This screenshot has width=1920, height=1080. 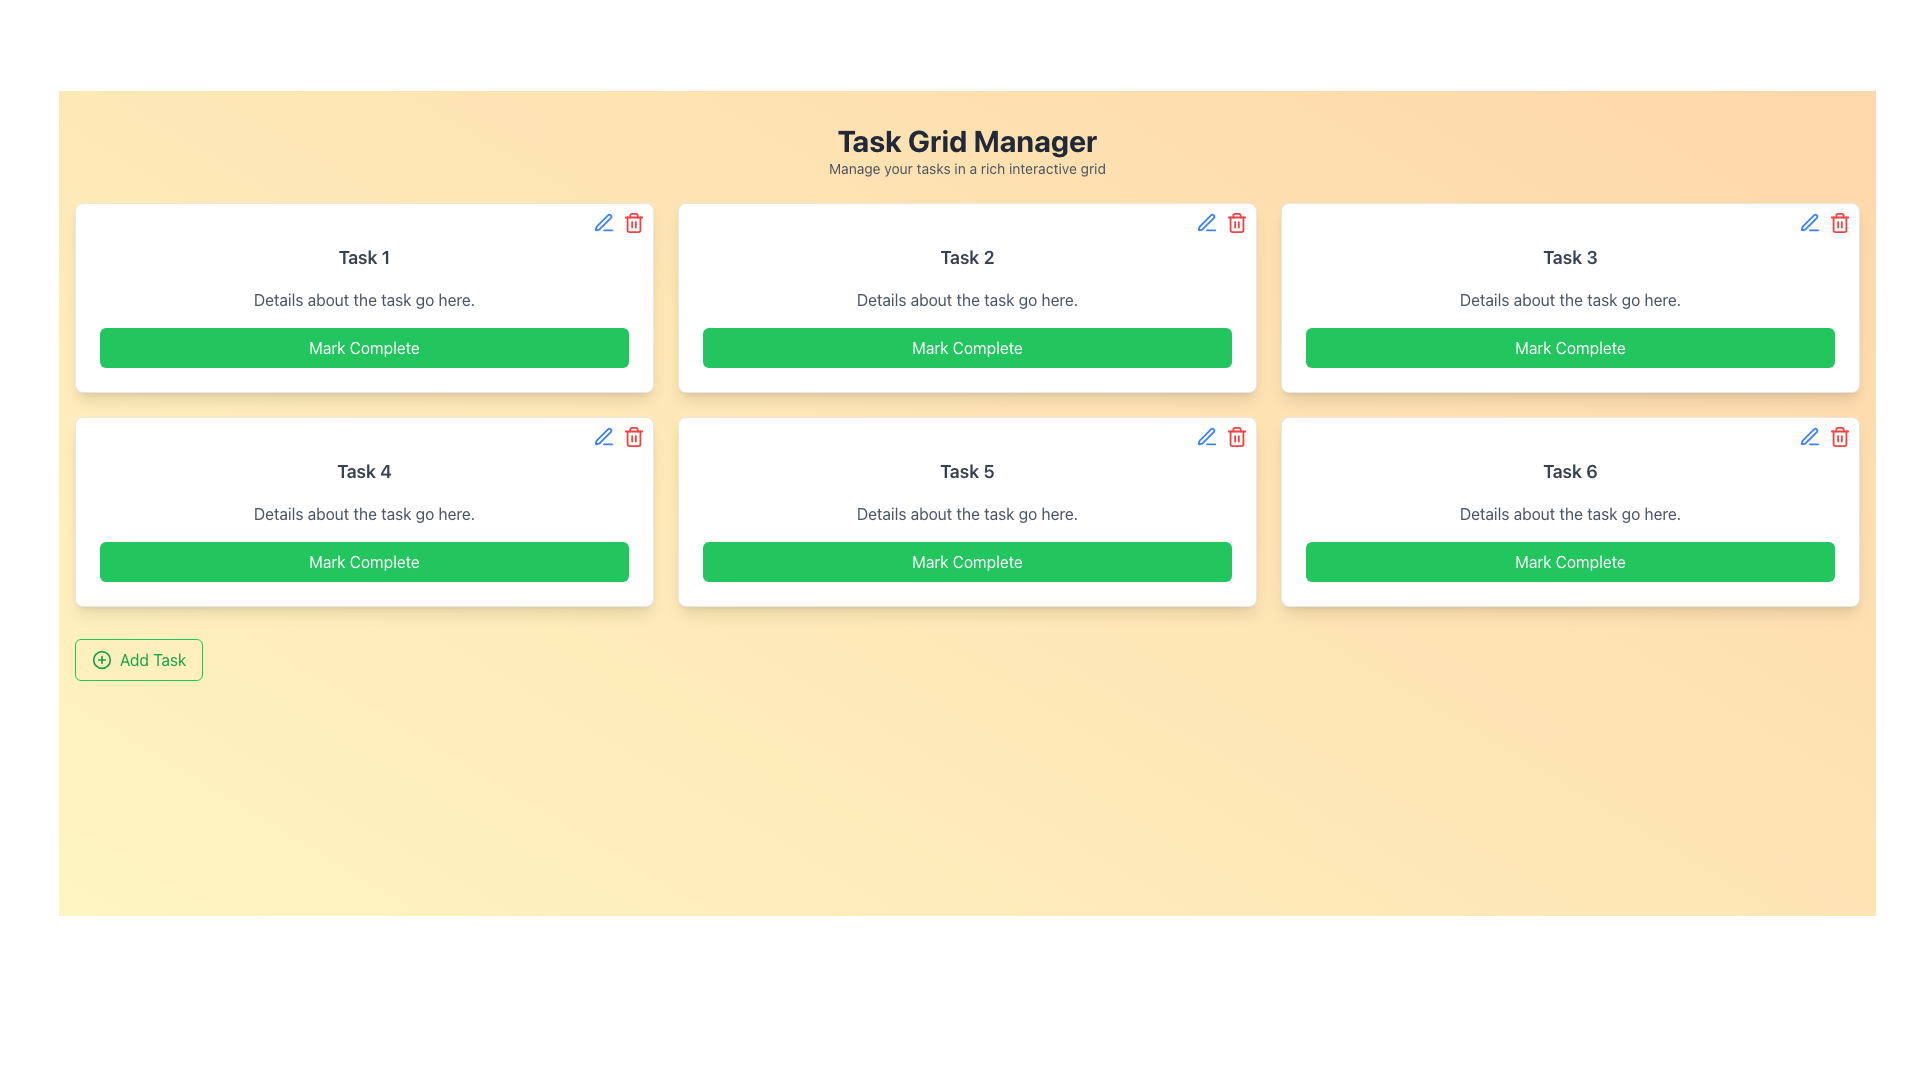 I want to click on the graphical pen icon located at the top-right corner of the task card labeled 'Task 2', so click(x=1205, y=222).